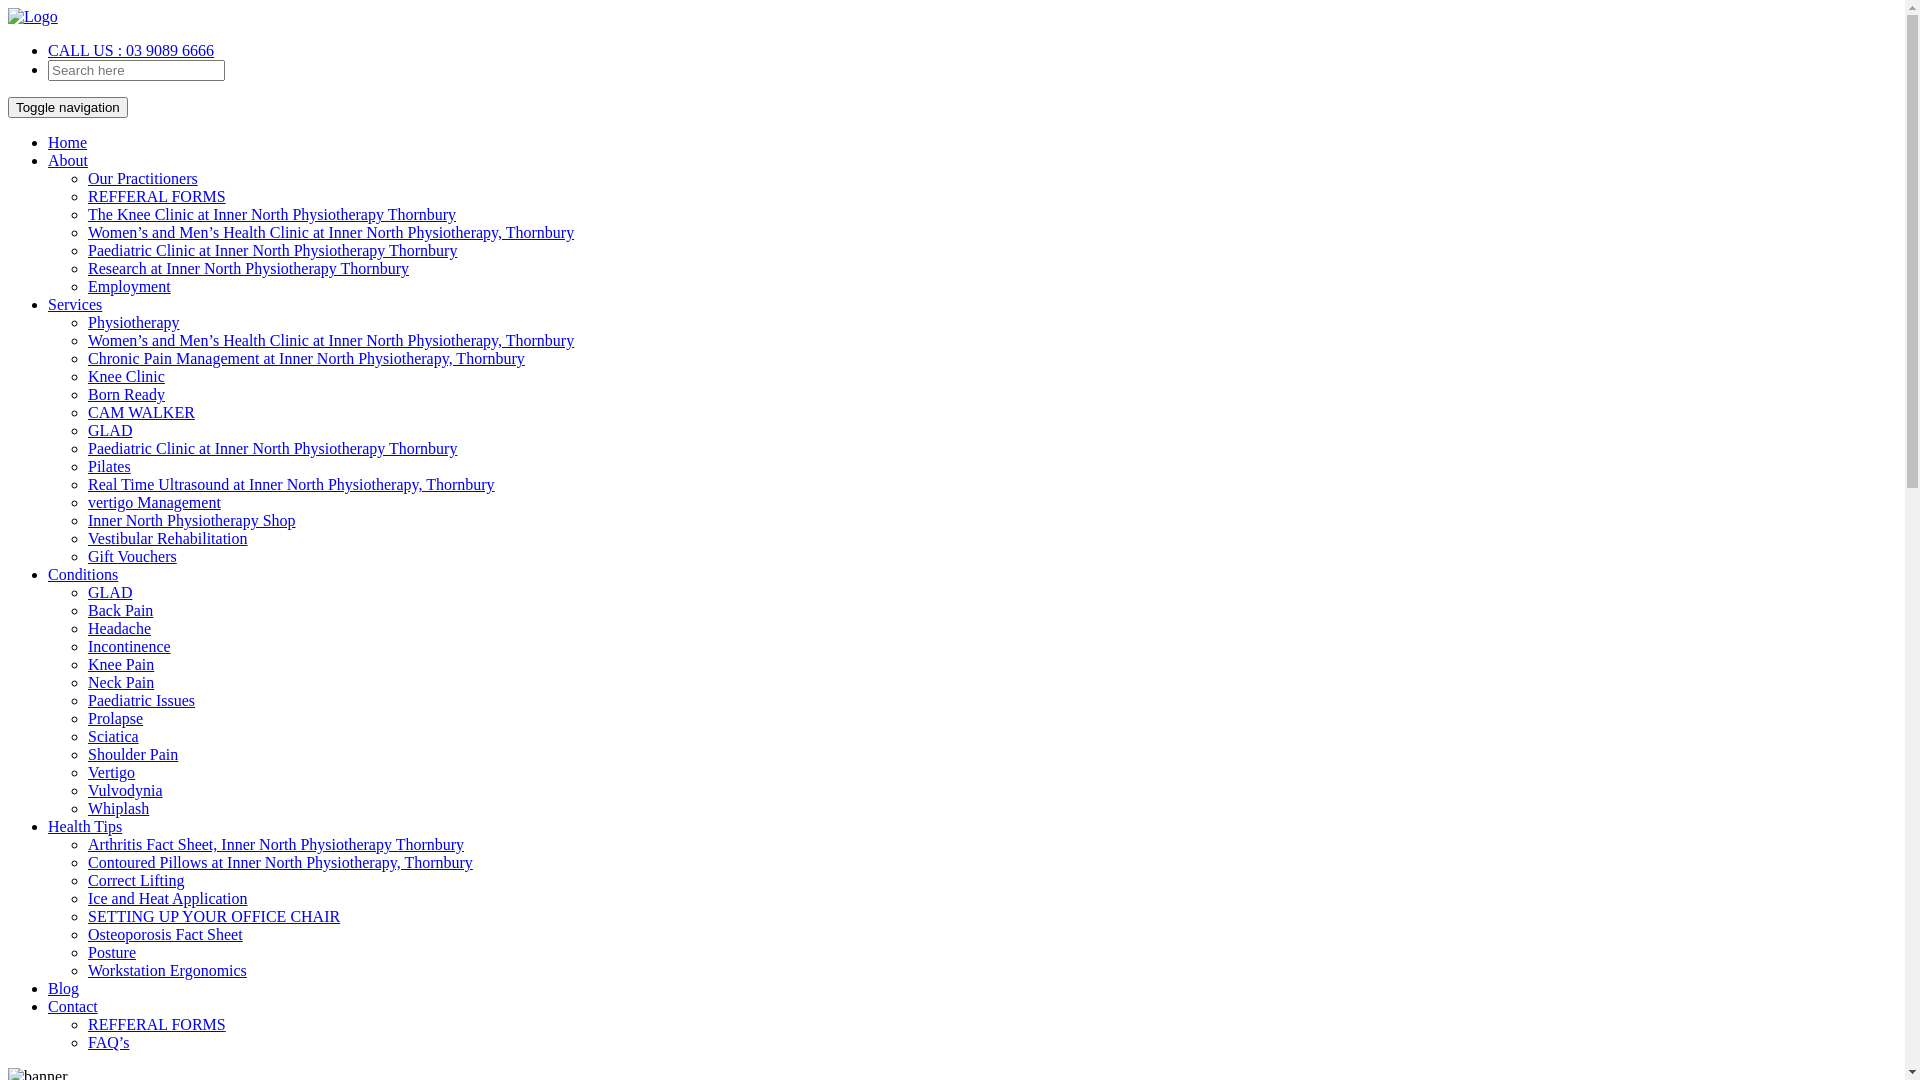  What do you see at coordinates (75, 304) in the screenshot?
I see `'Services'` at bounding box center [75, 304].